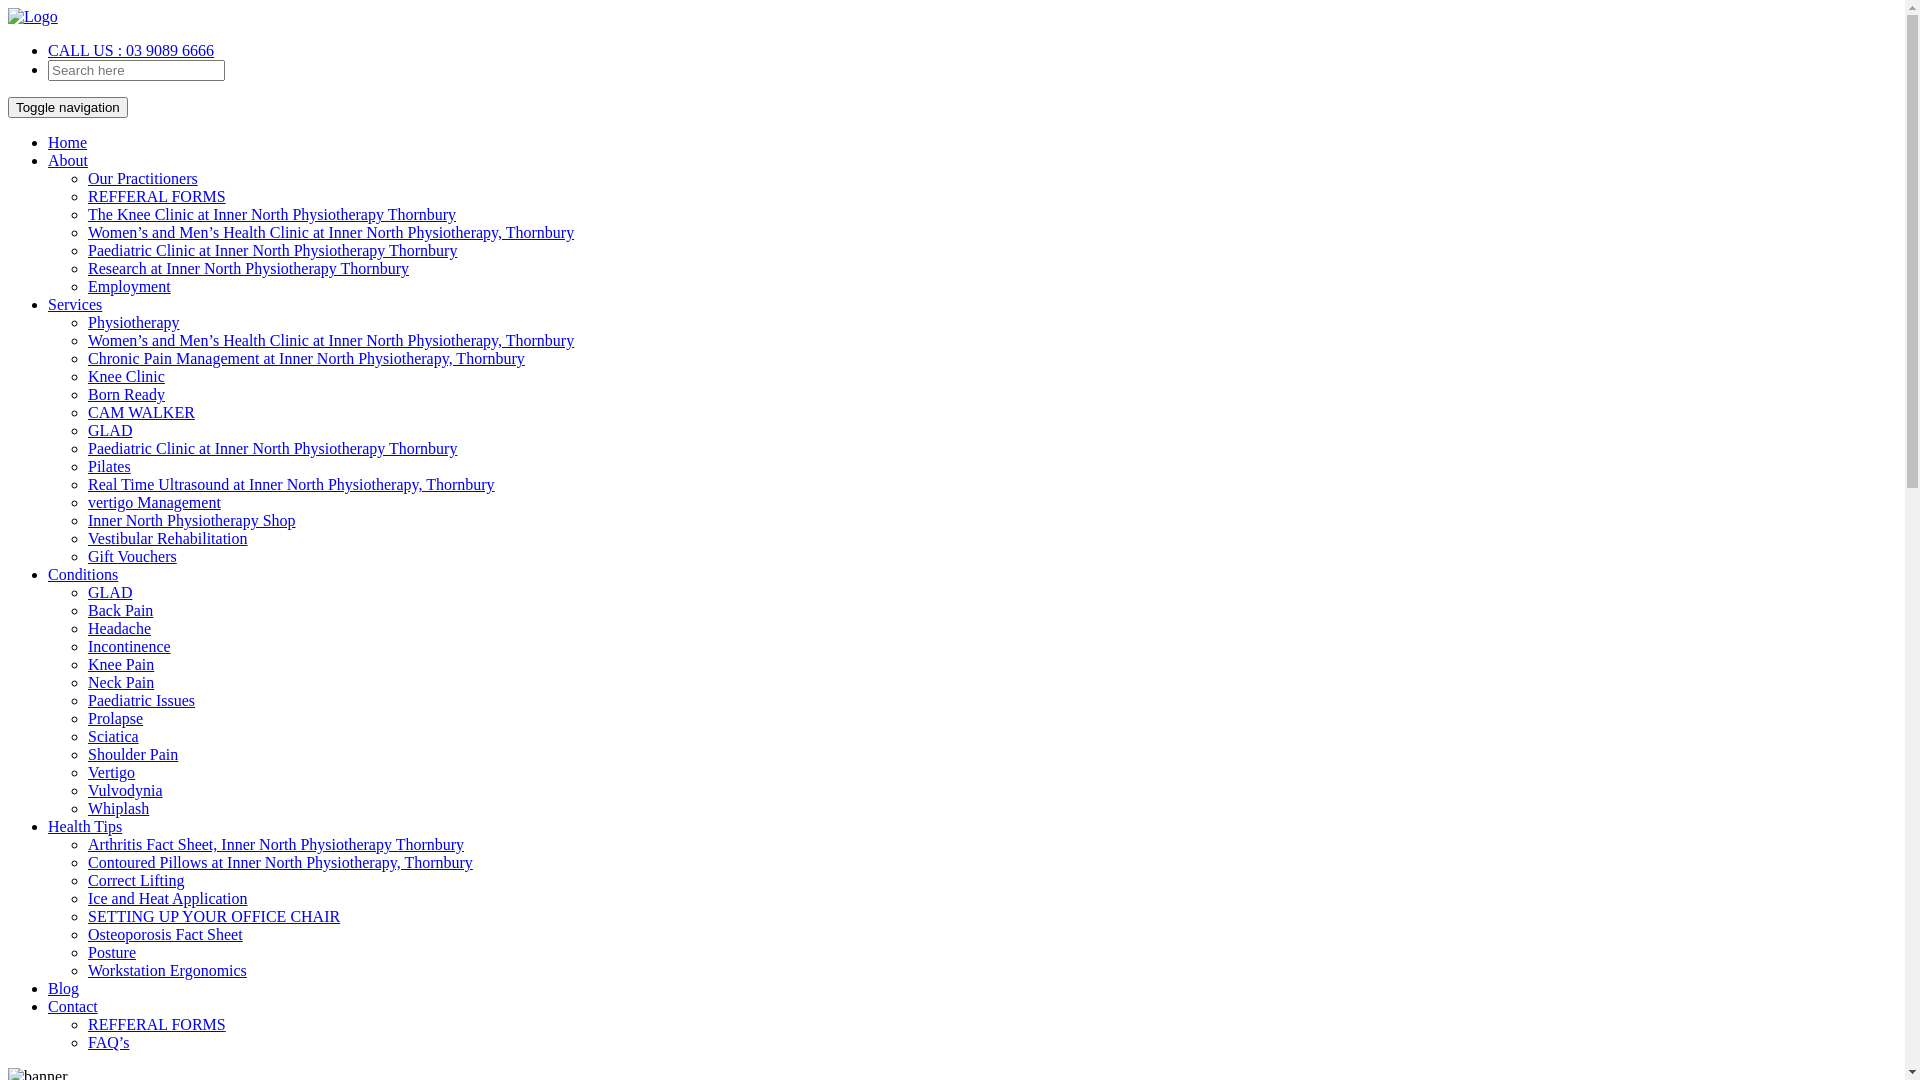  What do you see at coordinates (75, 304) in the screenshot?
I see `'Services'` at bounding box center [75, 304].